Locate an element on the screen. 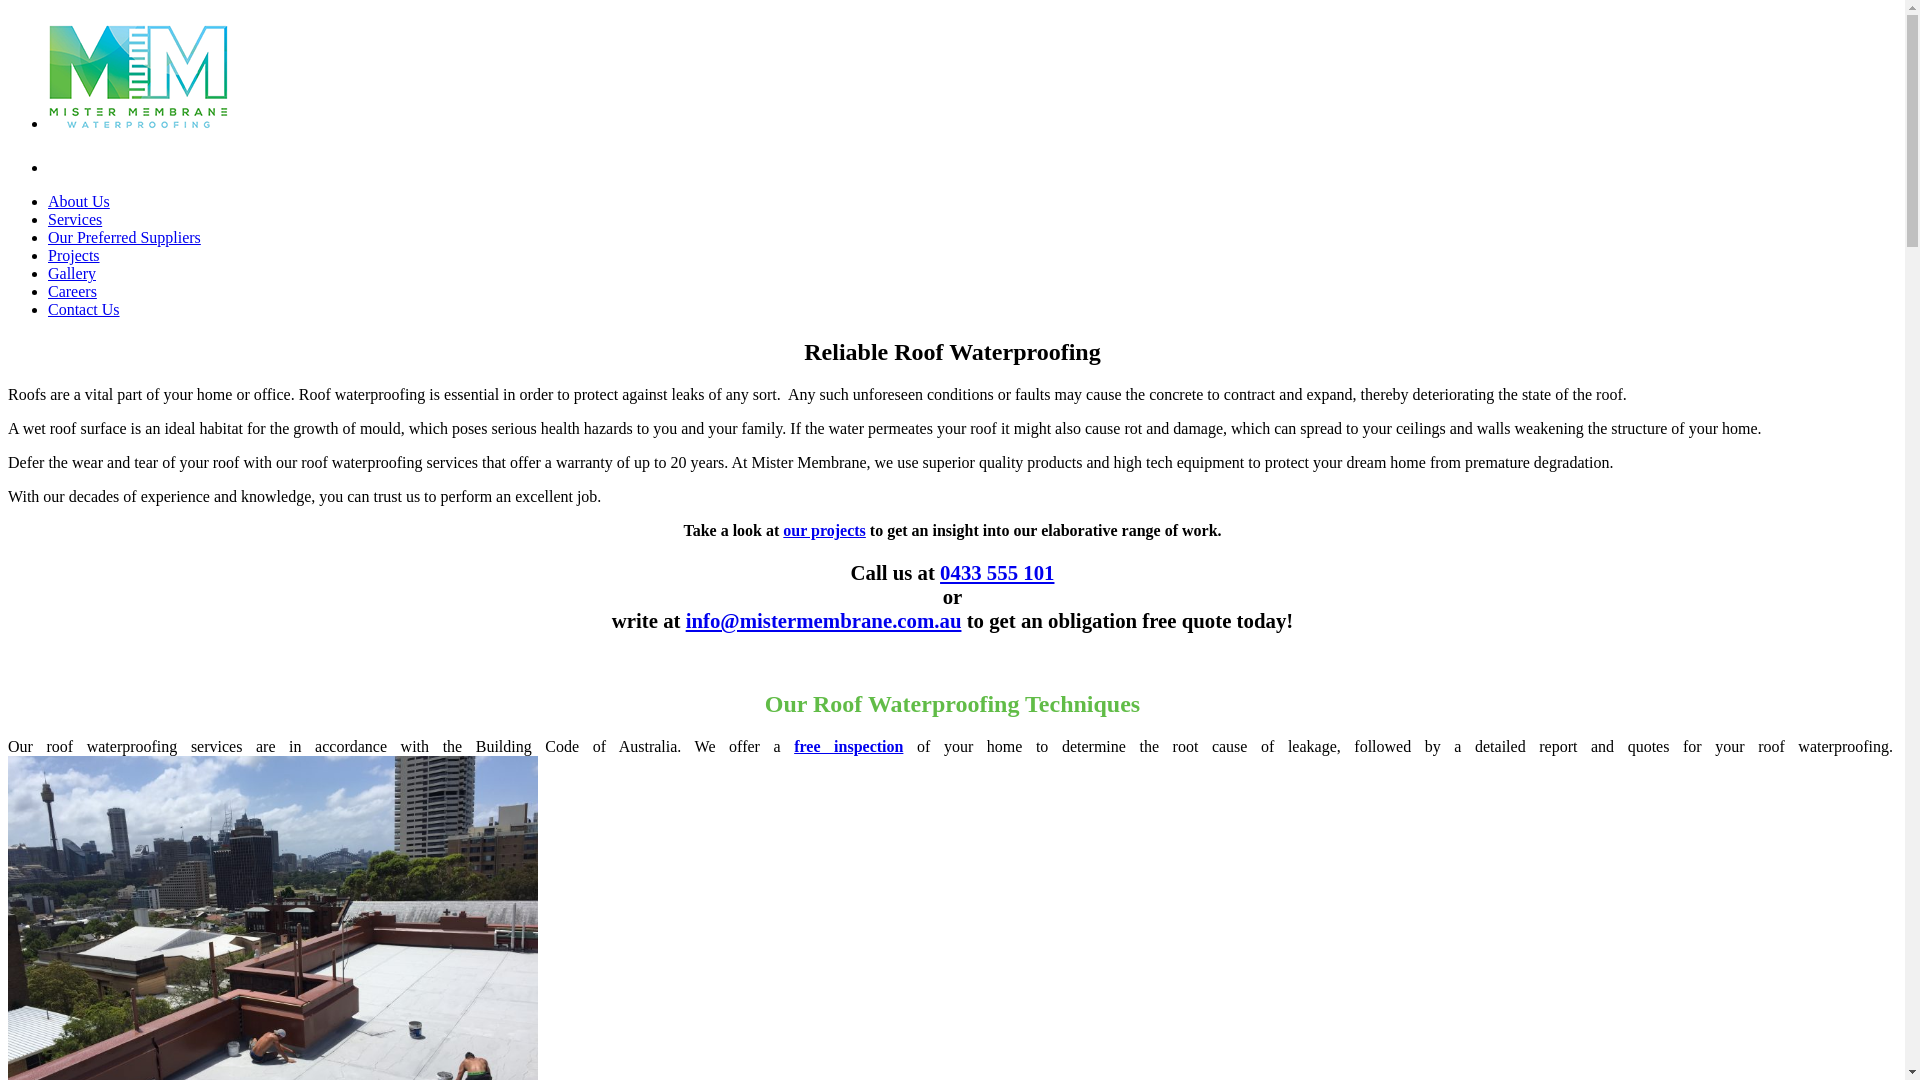  'free inspection' is located at coordinates (848, 746).